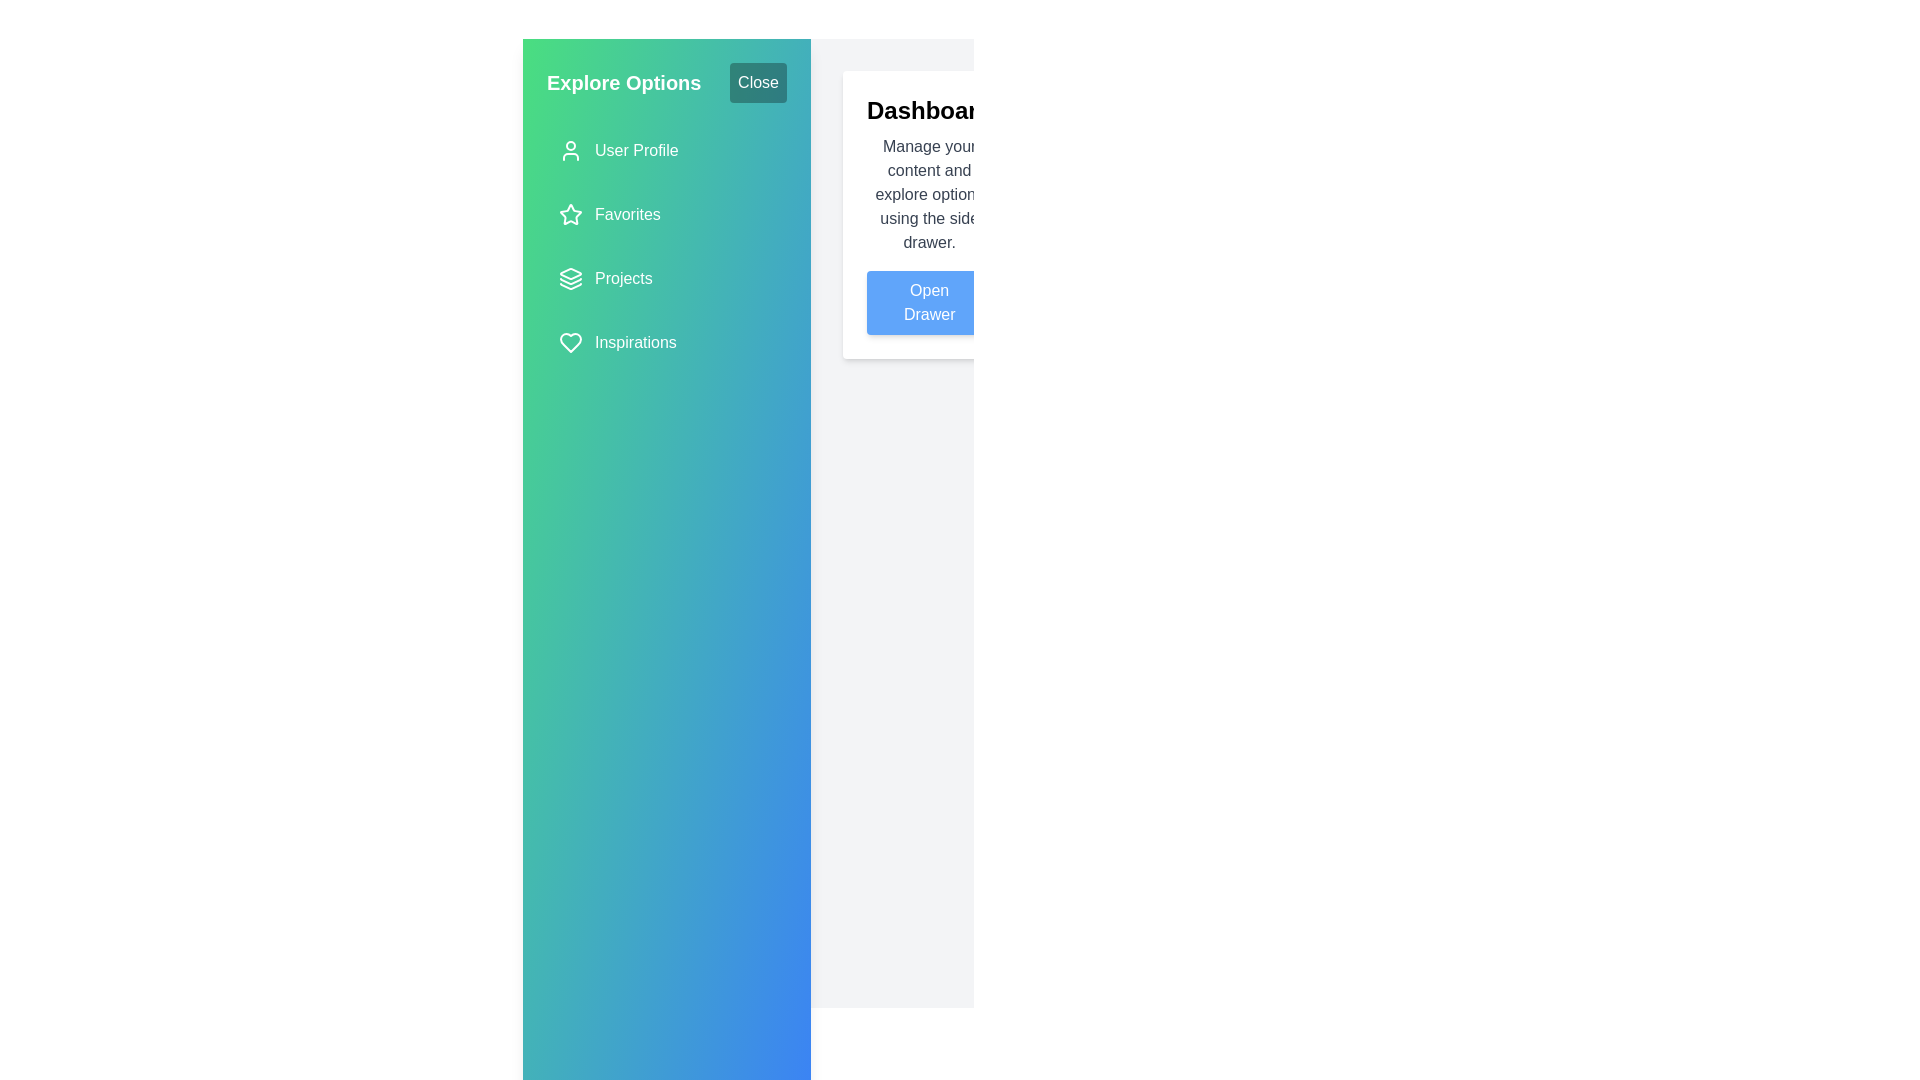  Describe the element at coordinates (667, 149) in the screenshot. I see `the navigation item User Profile from the drawer` at that location.